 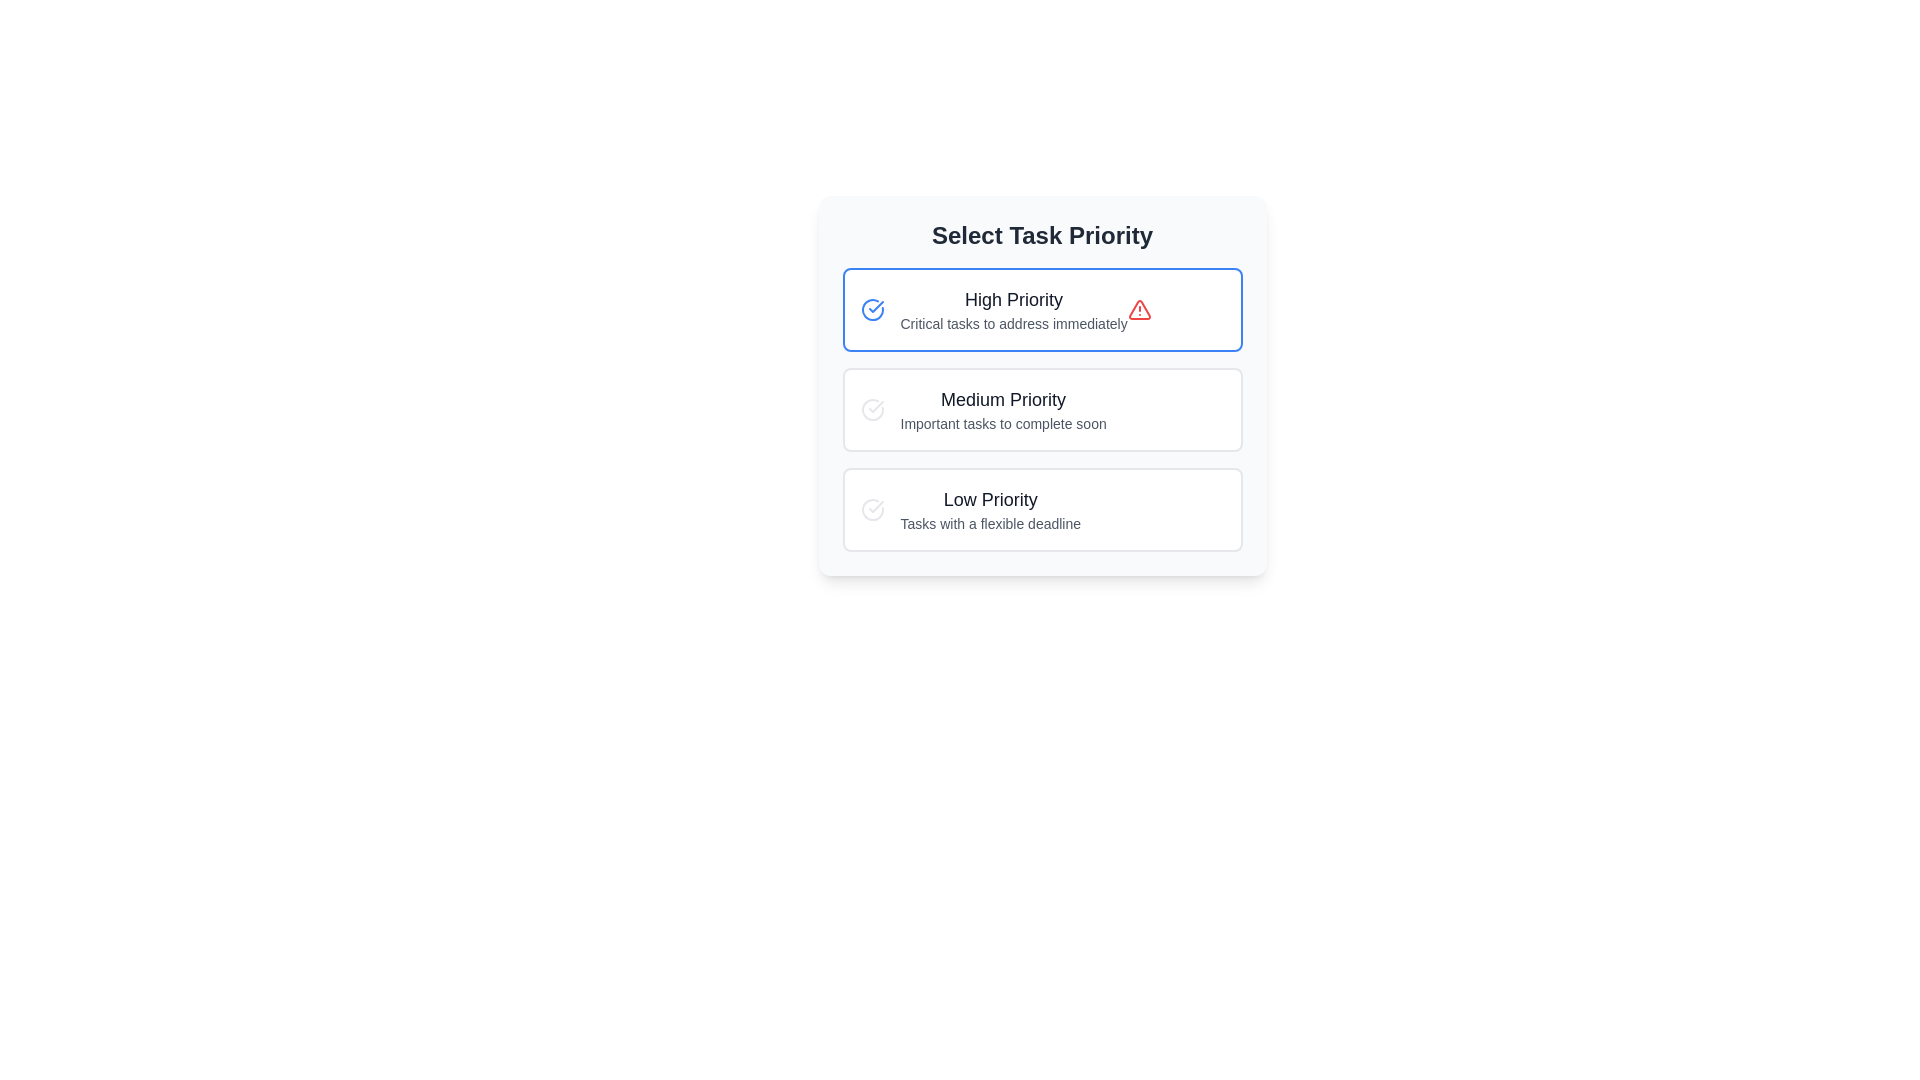 What do you see at coordinates (994, 309) in the screenshot?
I see `the high-priority task selection option located below the title 'Select Task Priority' in the priority list` at bounding box center [994, 309].